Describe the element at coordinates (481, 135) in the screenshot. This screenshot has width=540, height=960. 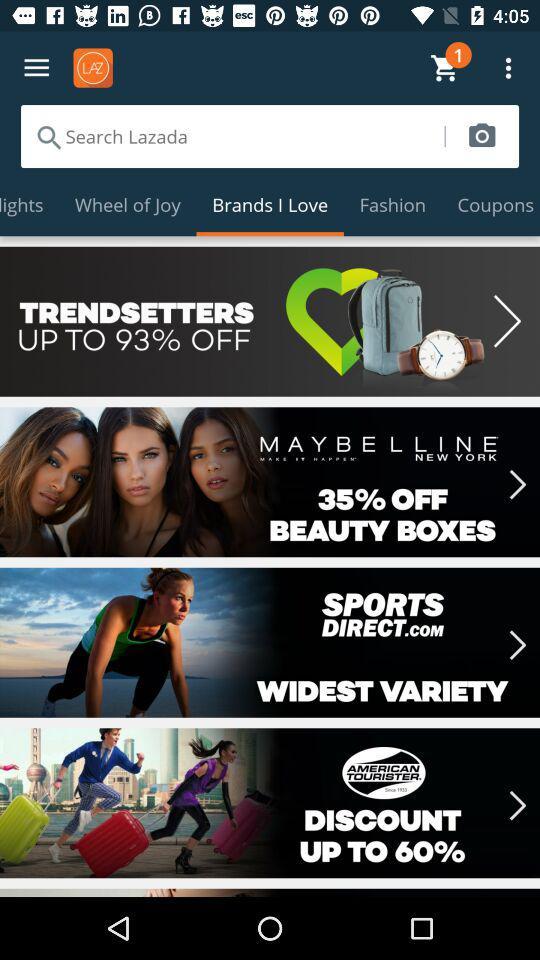
I see `submit image` at that location.